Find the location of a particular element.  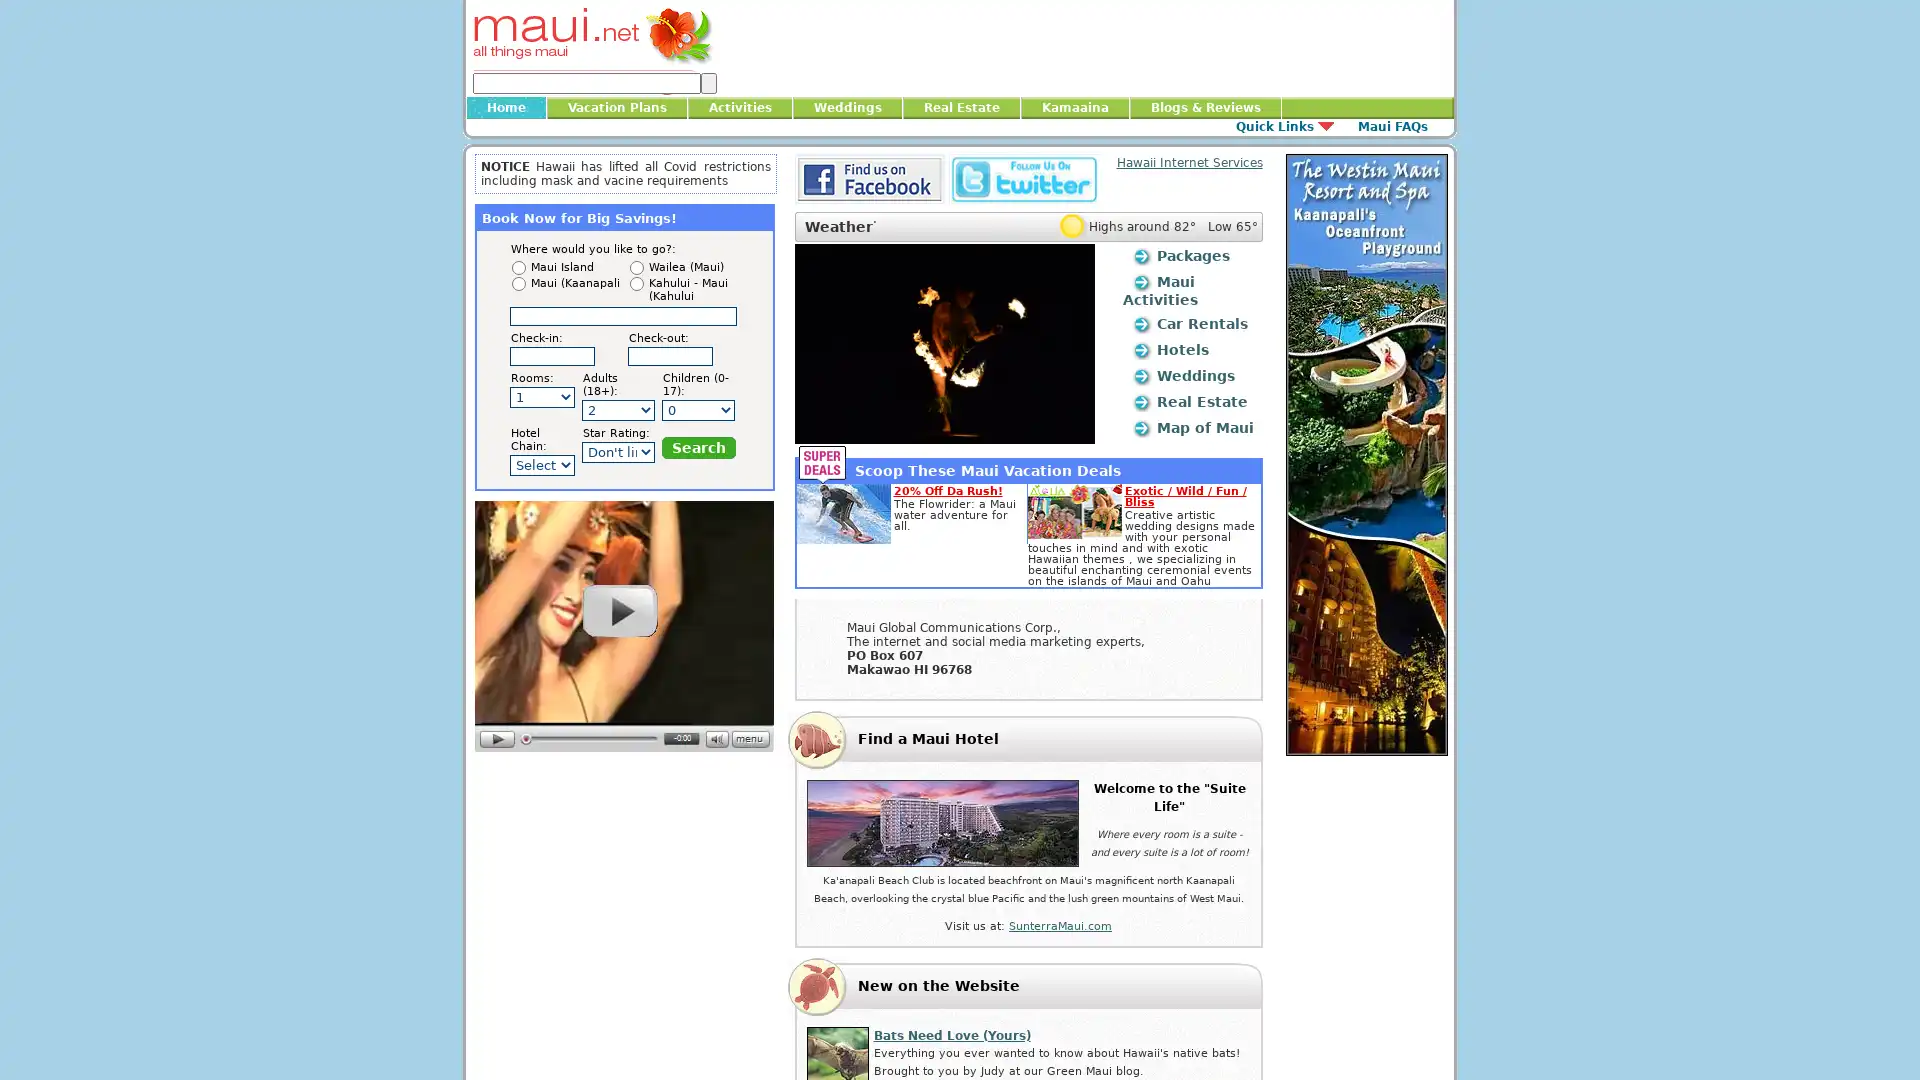

Search is located at coordinates (697, 446).